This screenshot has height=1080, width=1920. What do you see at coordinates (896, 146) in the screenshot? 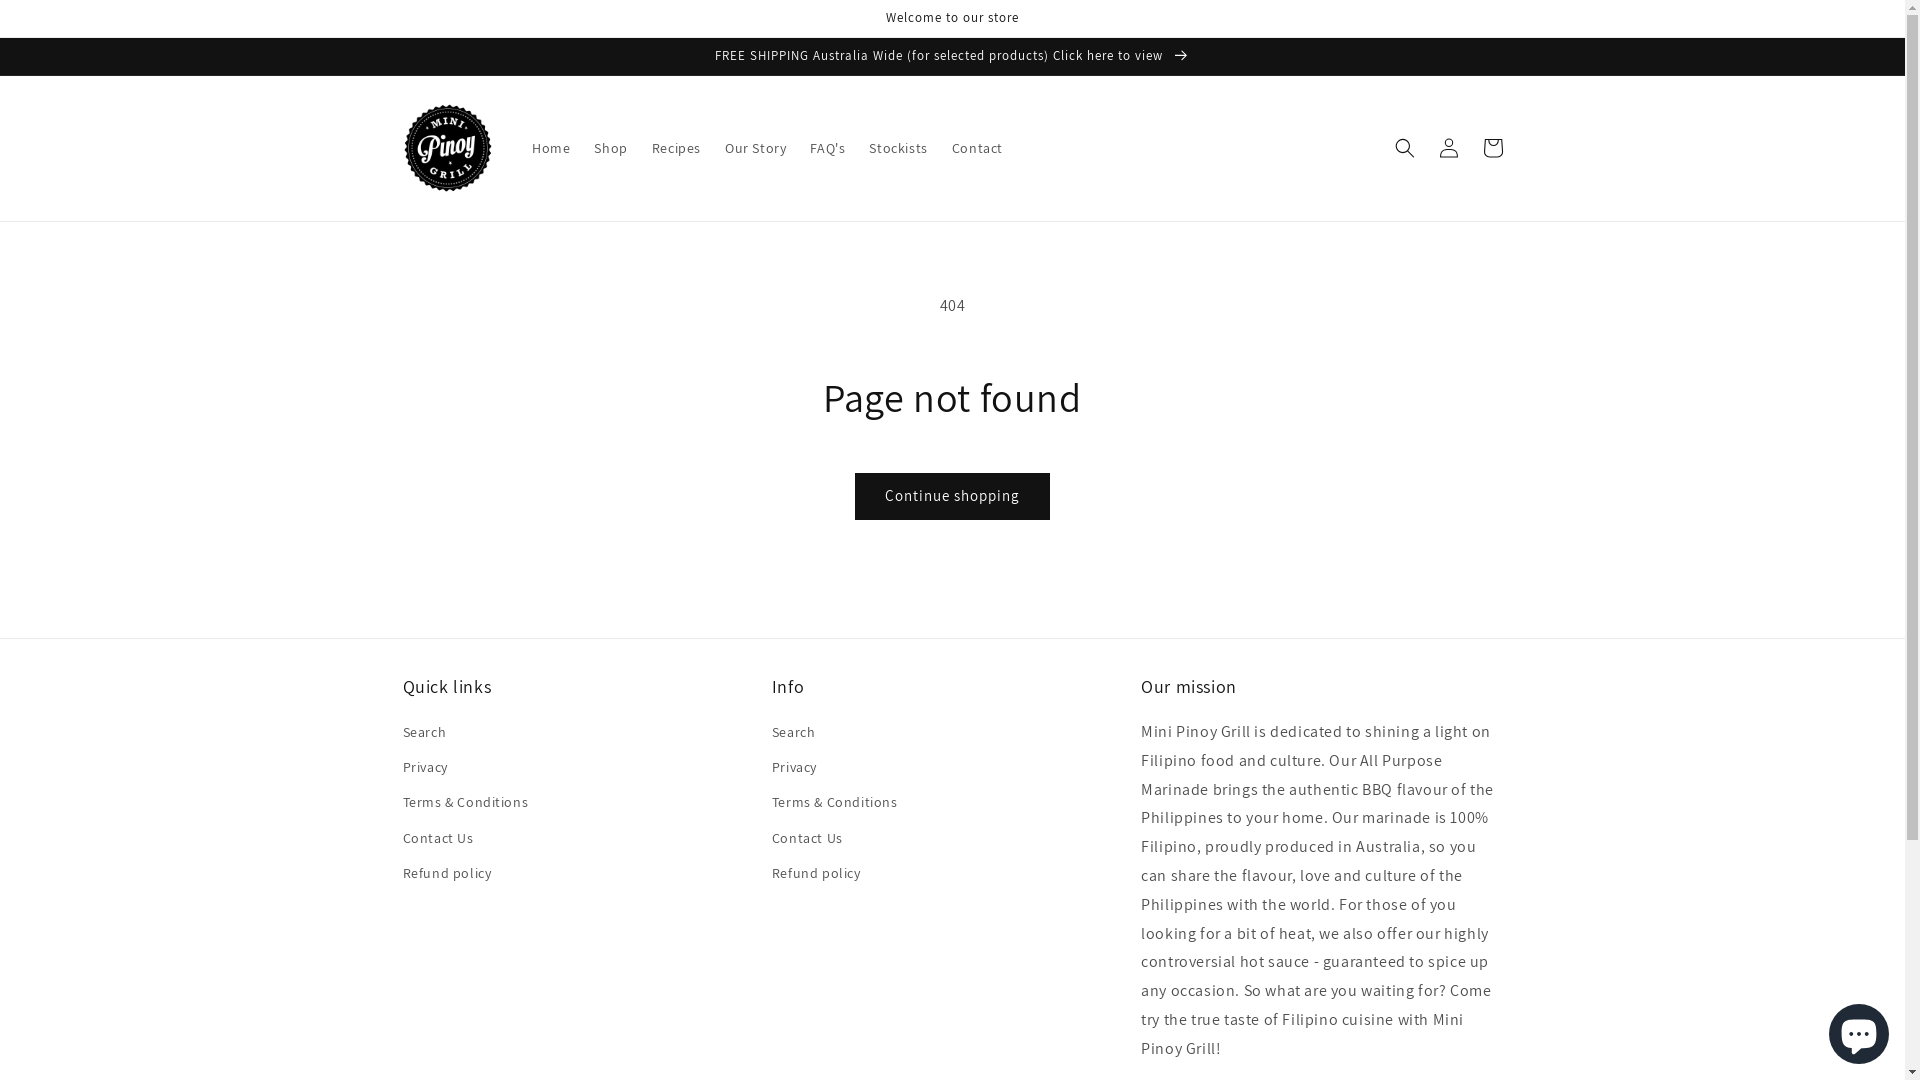
I see `'Stockists'` at bounding box center [896, 146].